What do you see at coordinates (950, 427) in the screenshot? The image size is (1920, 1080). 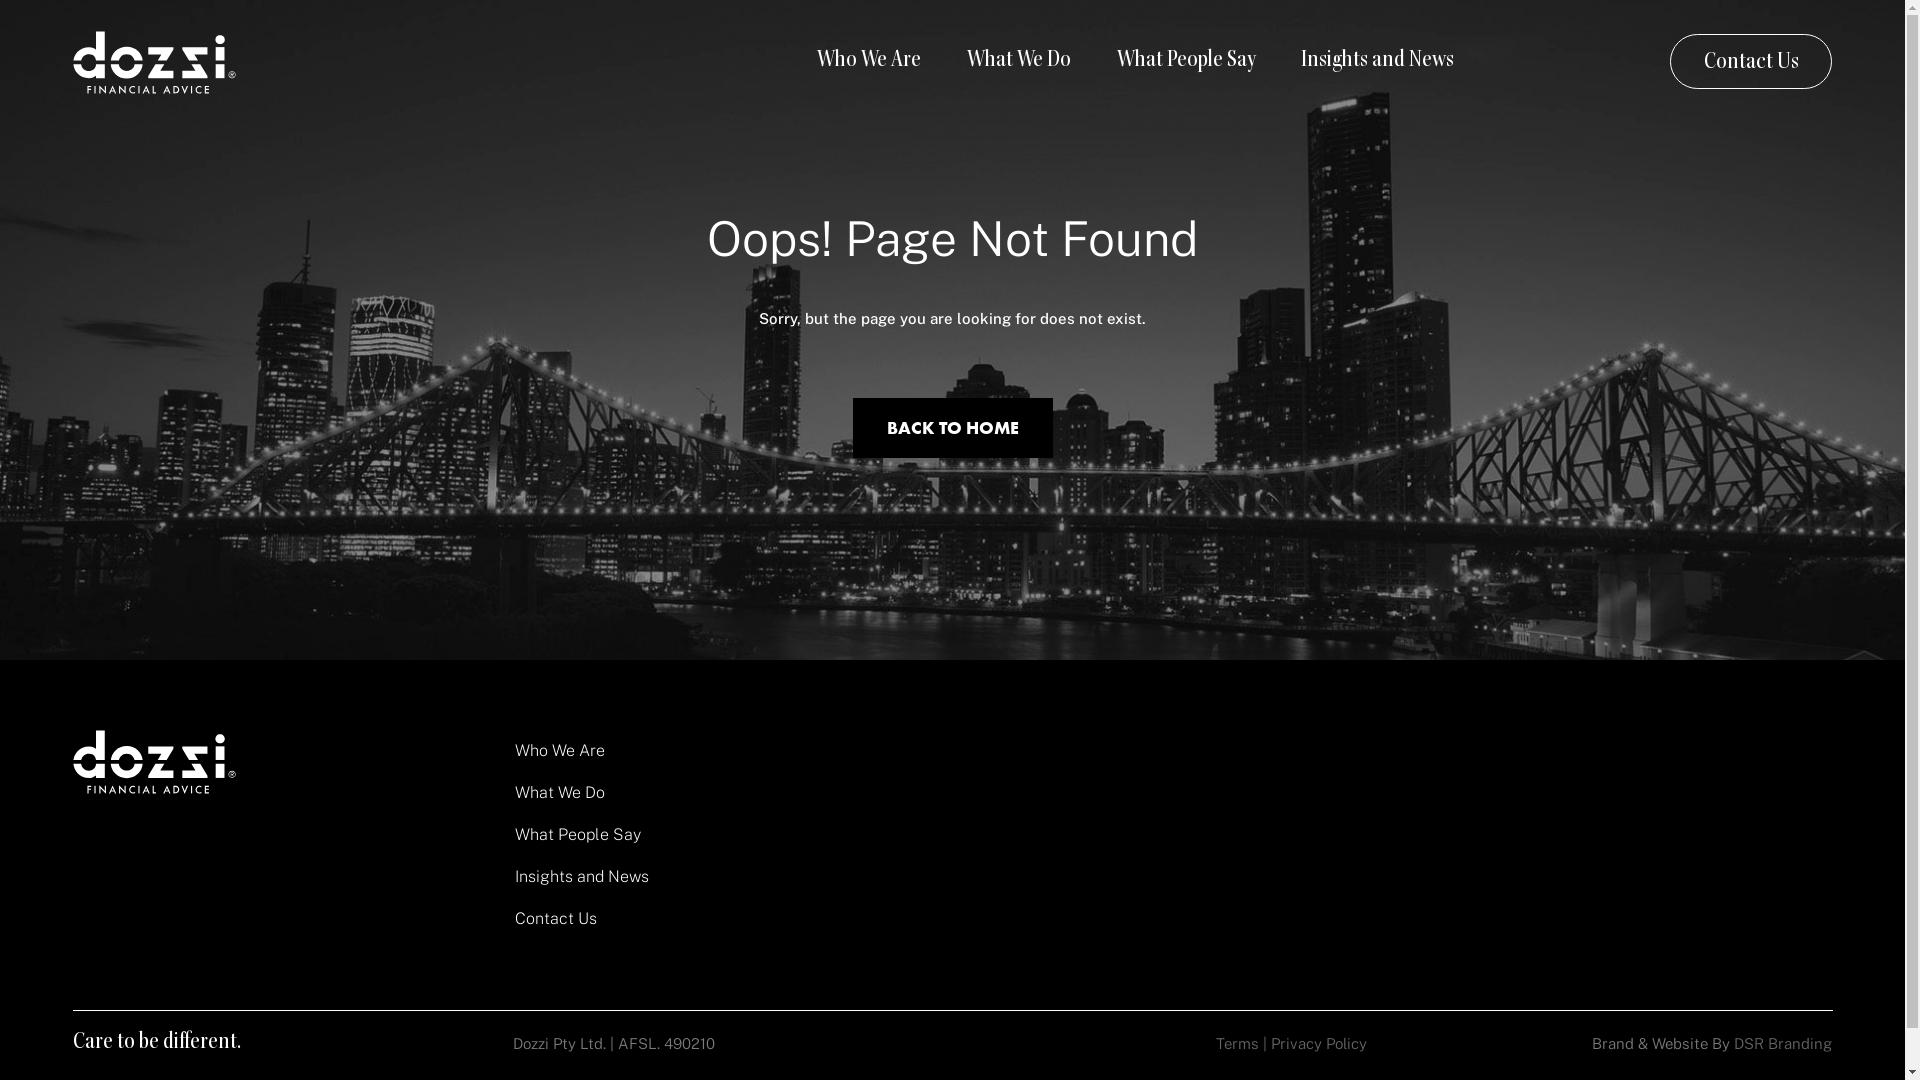 I see `'BACK TO HOME'` at bounding box center [950, 427].